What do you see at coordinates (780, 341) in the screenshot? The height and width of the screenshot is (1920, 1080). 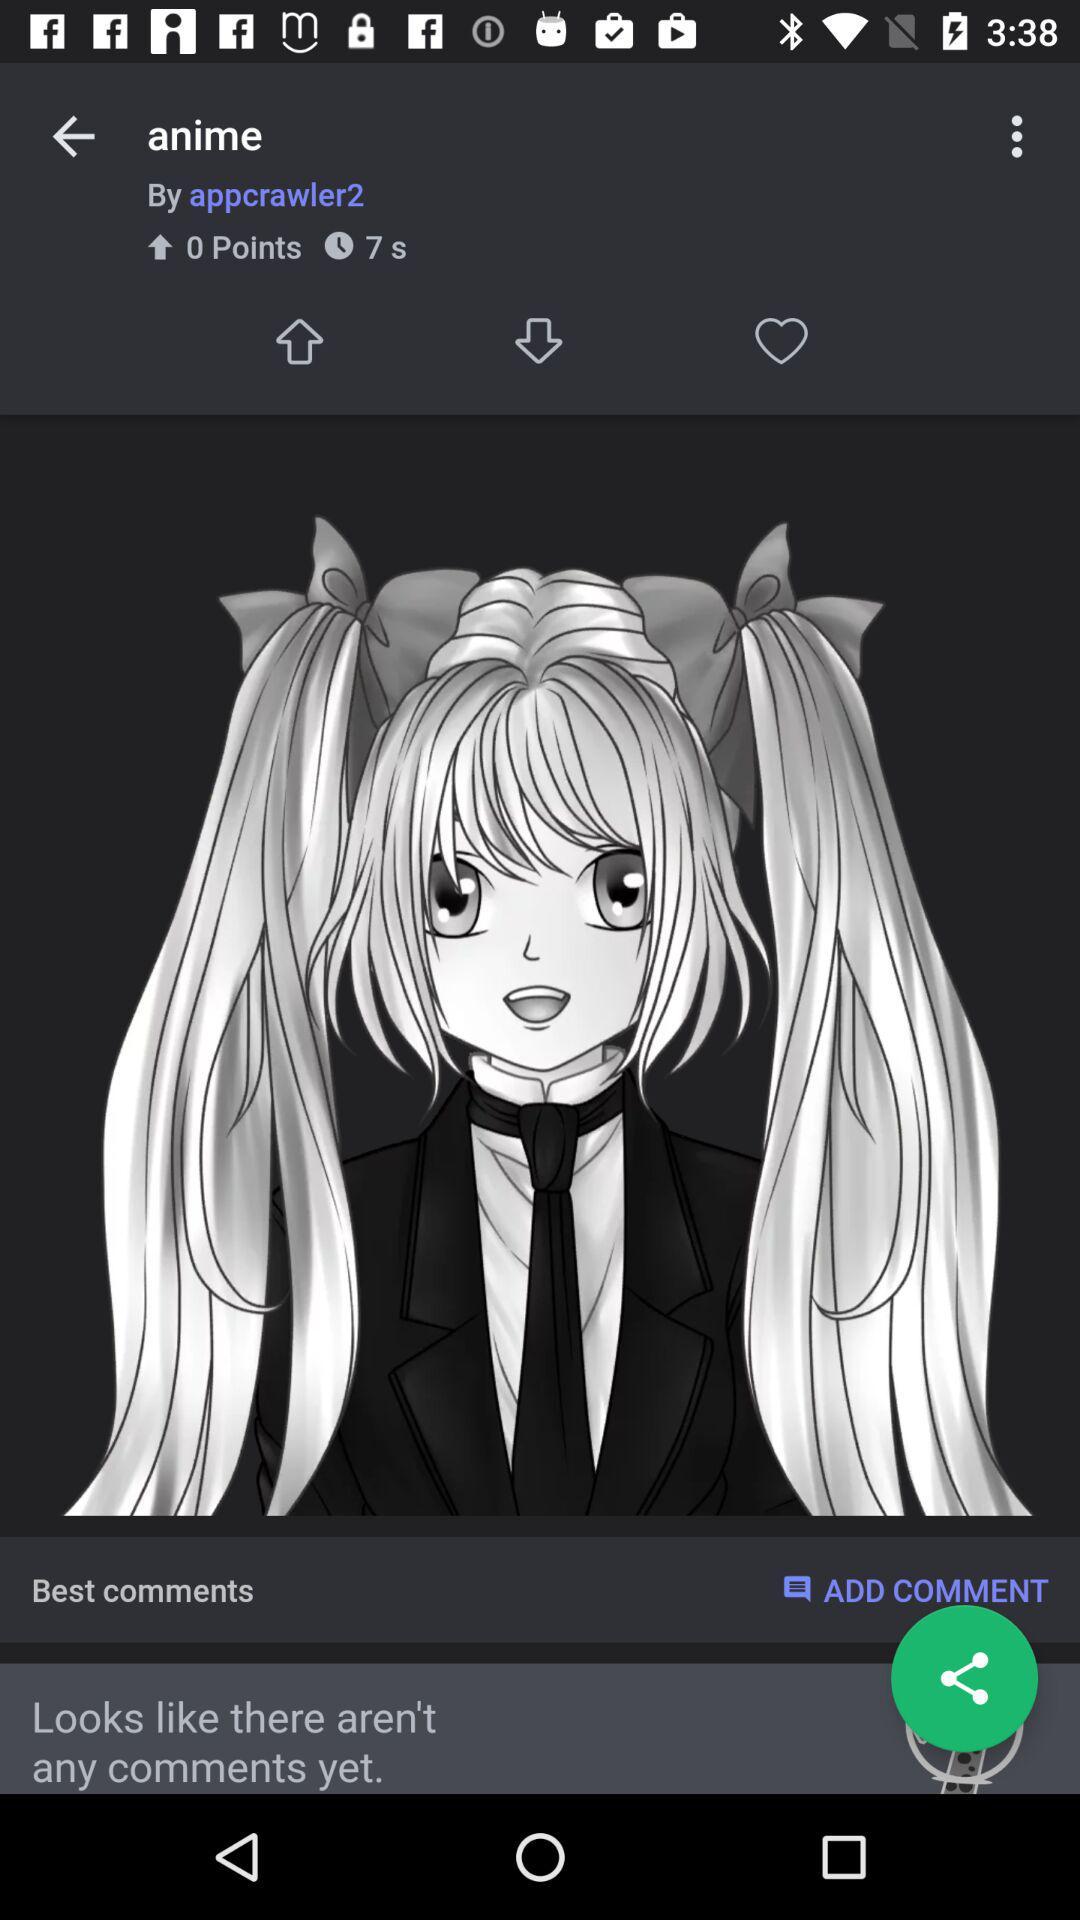 I see `the favorite icon` at bounding box center [780, 341].